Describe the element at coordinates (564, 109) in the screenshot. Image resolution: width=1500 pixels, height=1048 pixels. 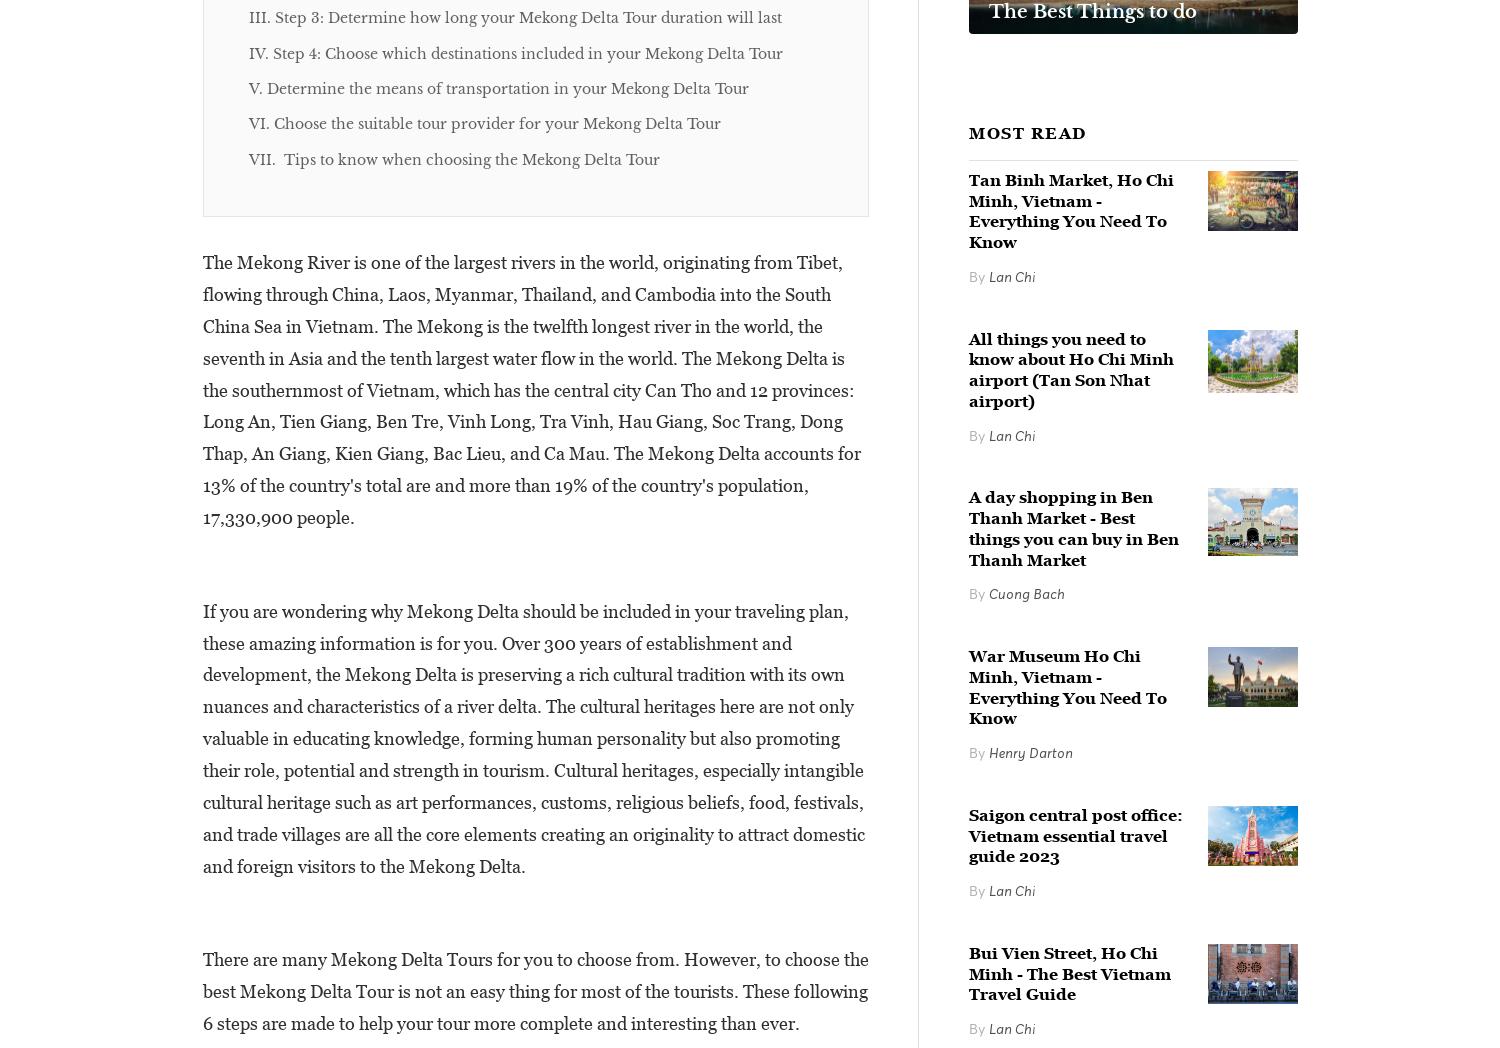
I see `'Chau Doc'` at that location.